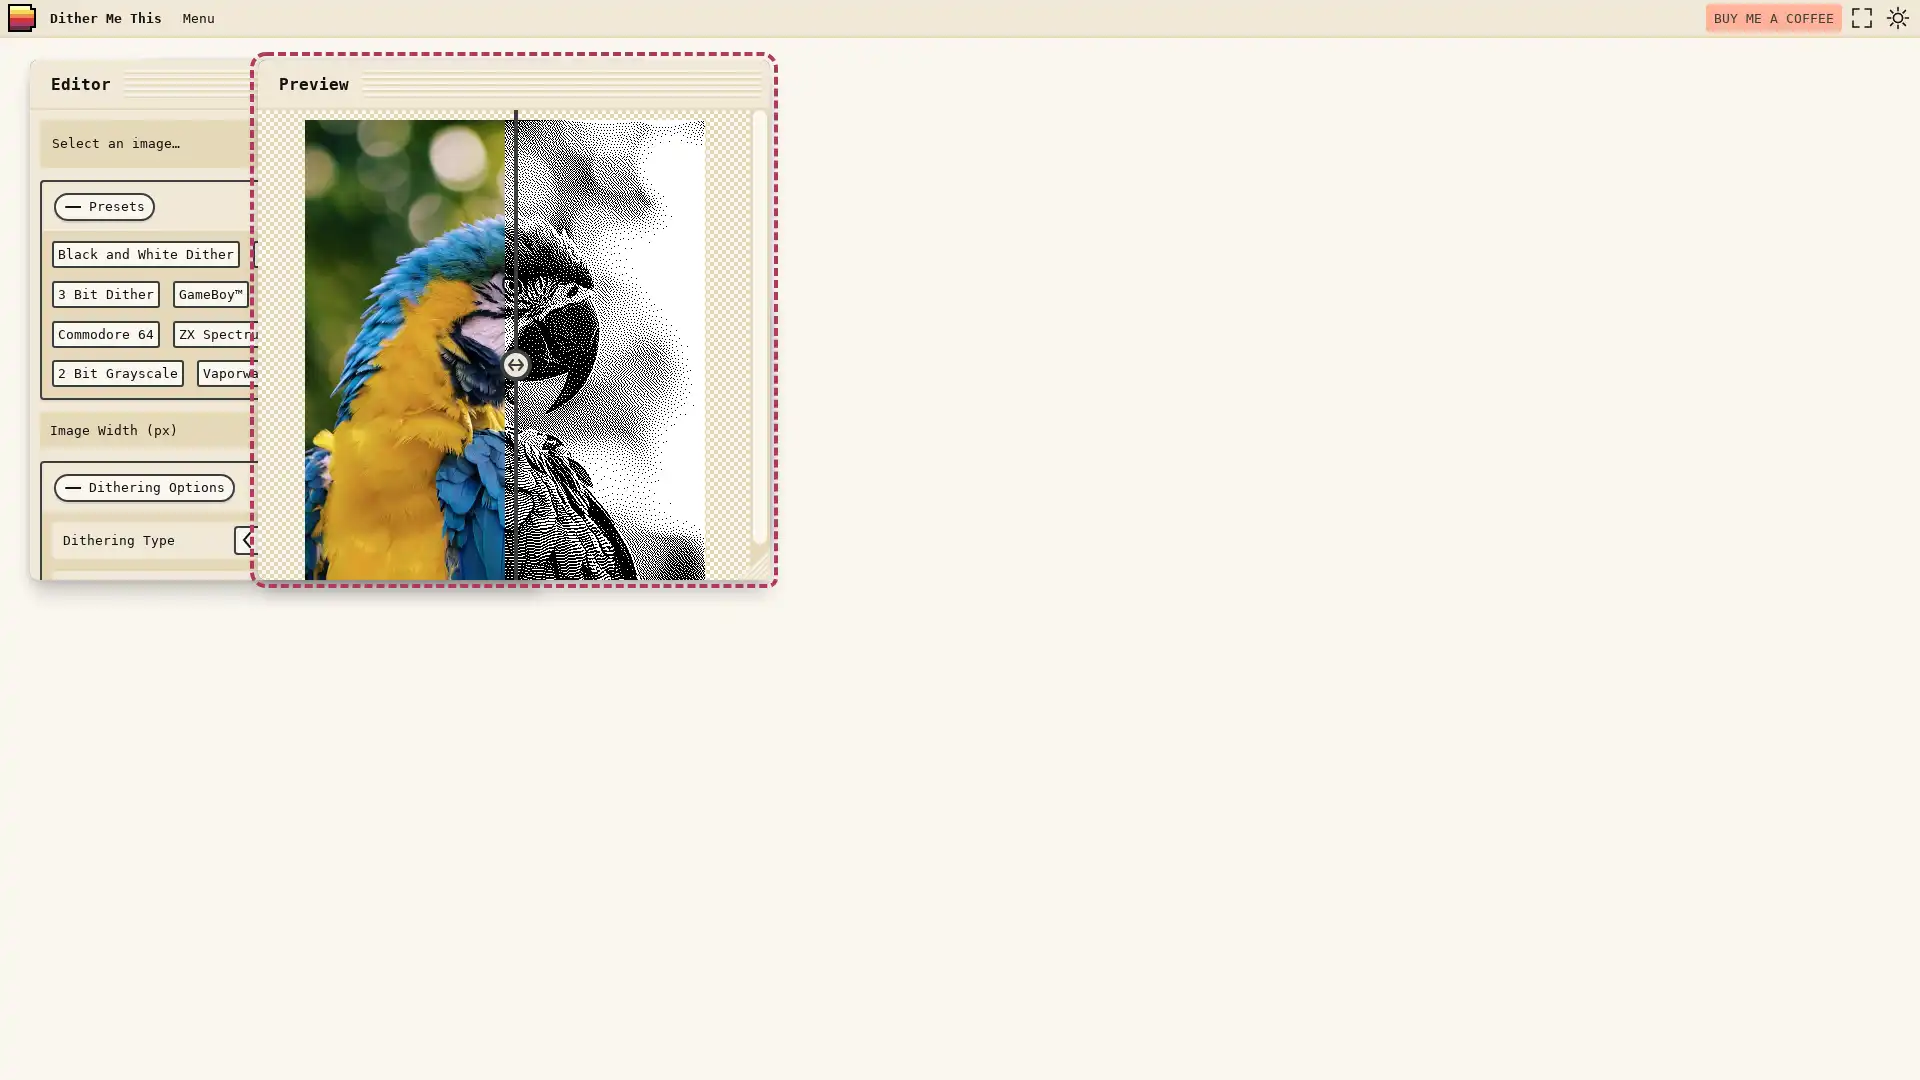  I want to click on select next option, so click(500, 538).